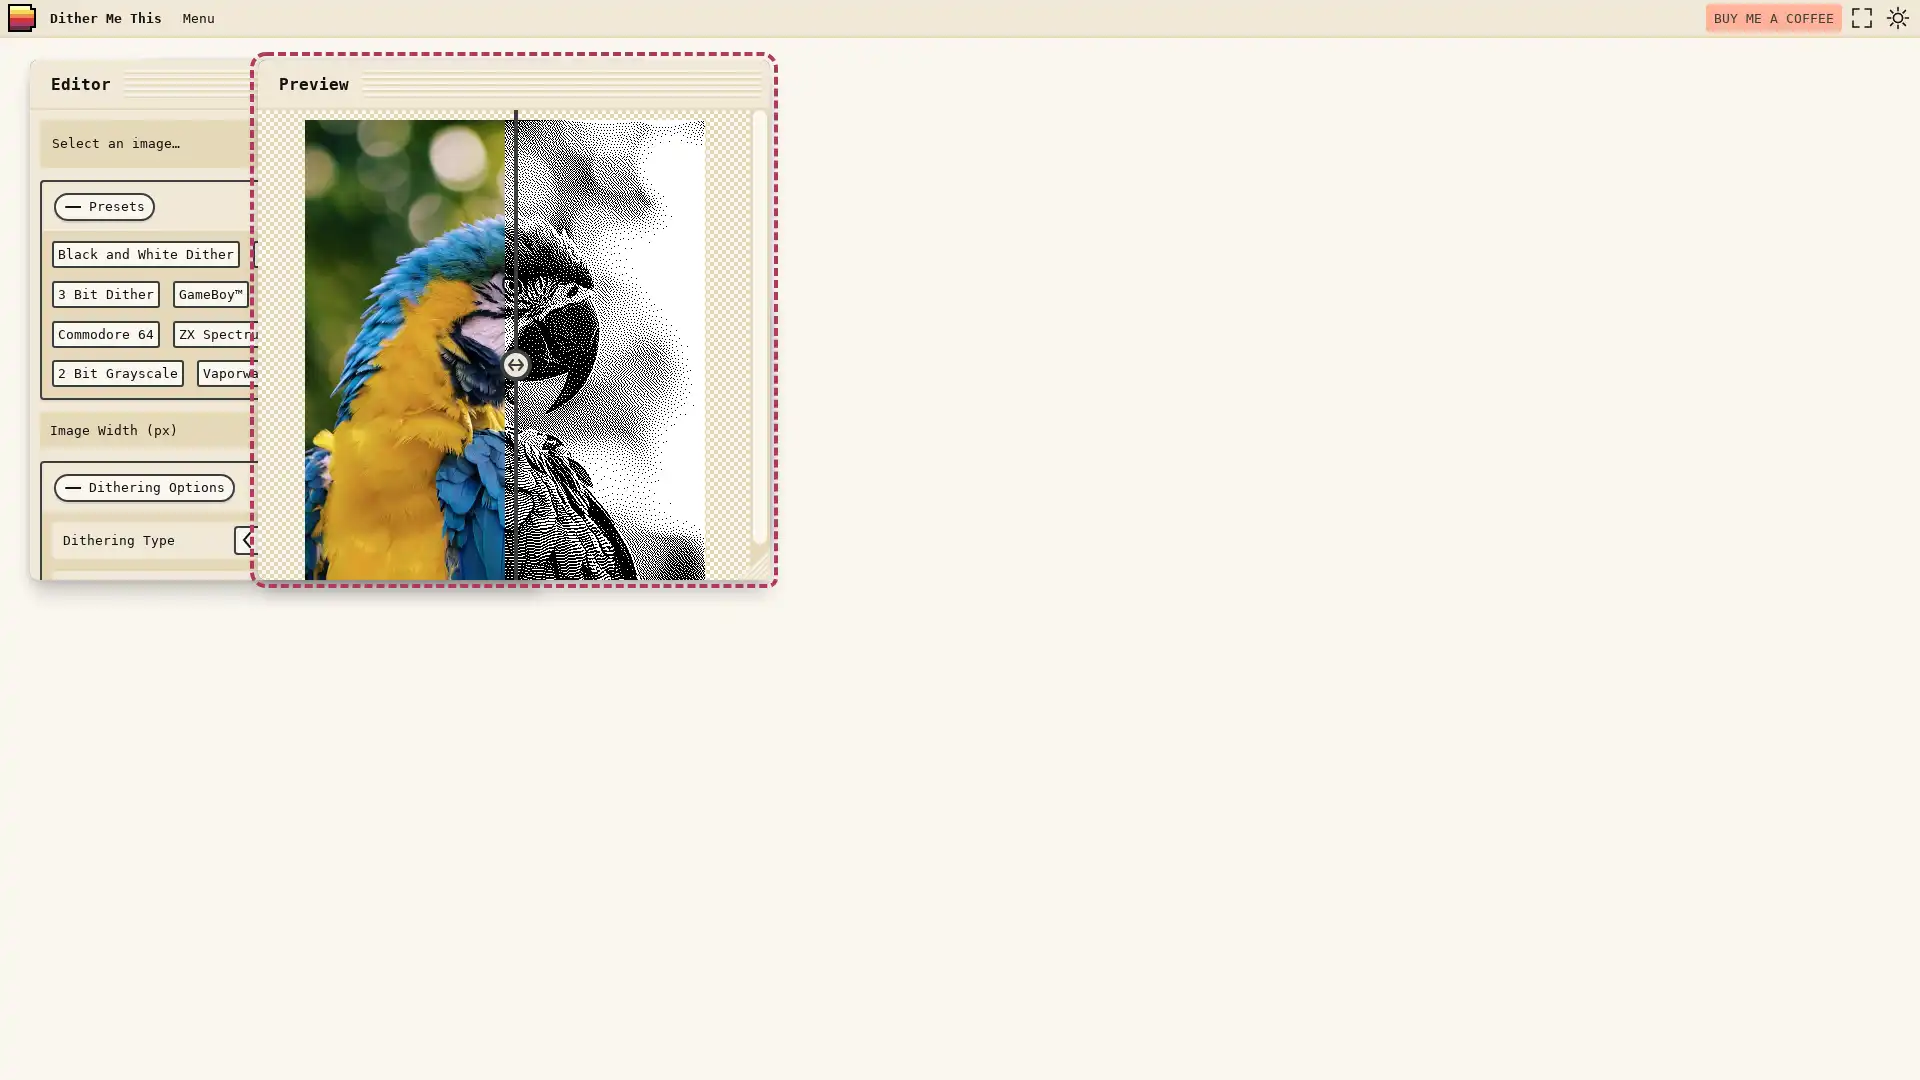  I want to click on select next option, so click(500, 538).